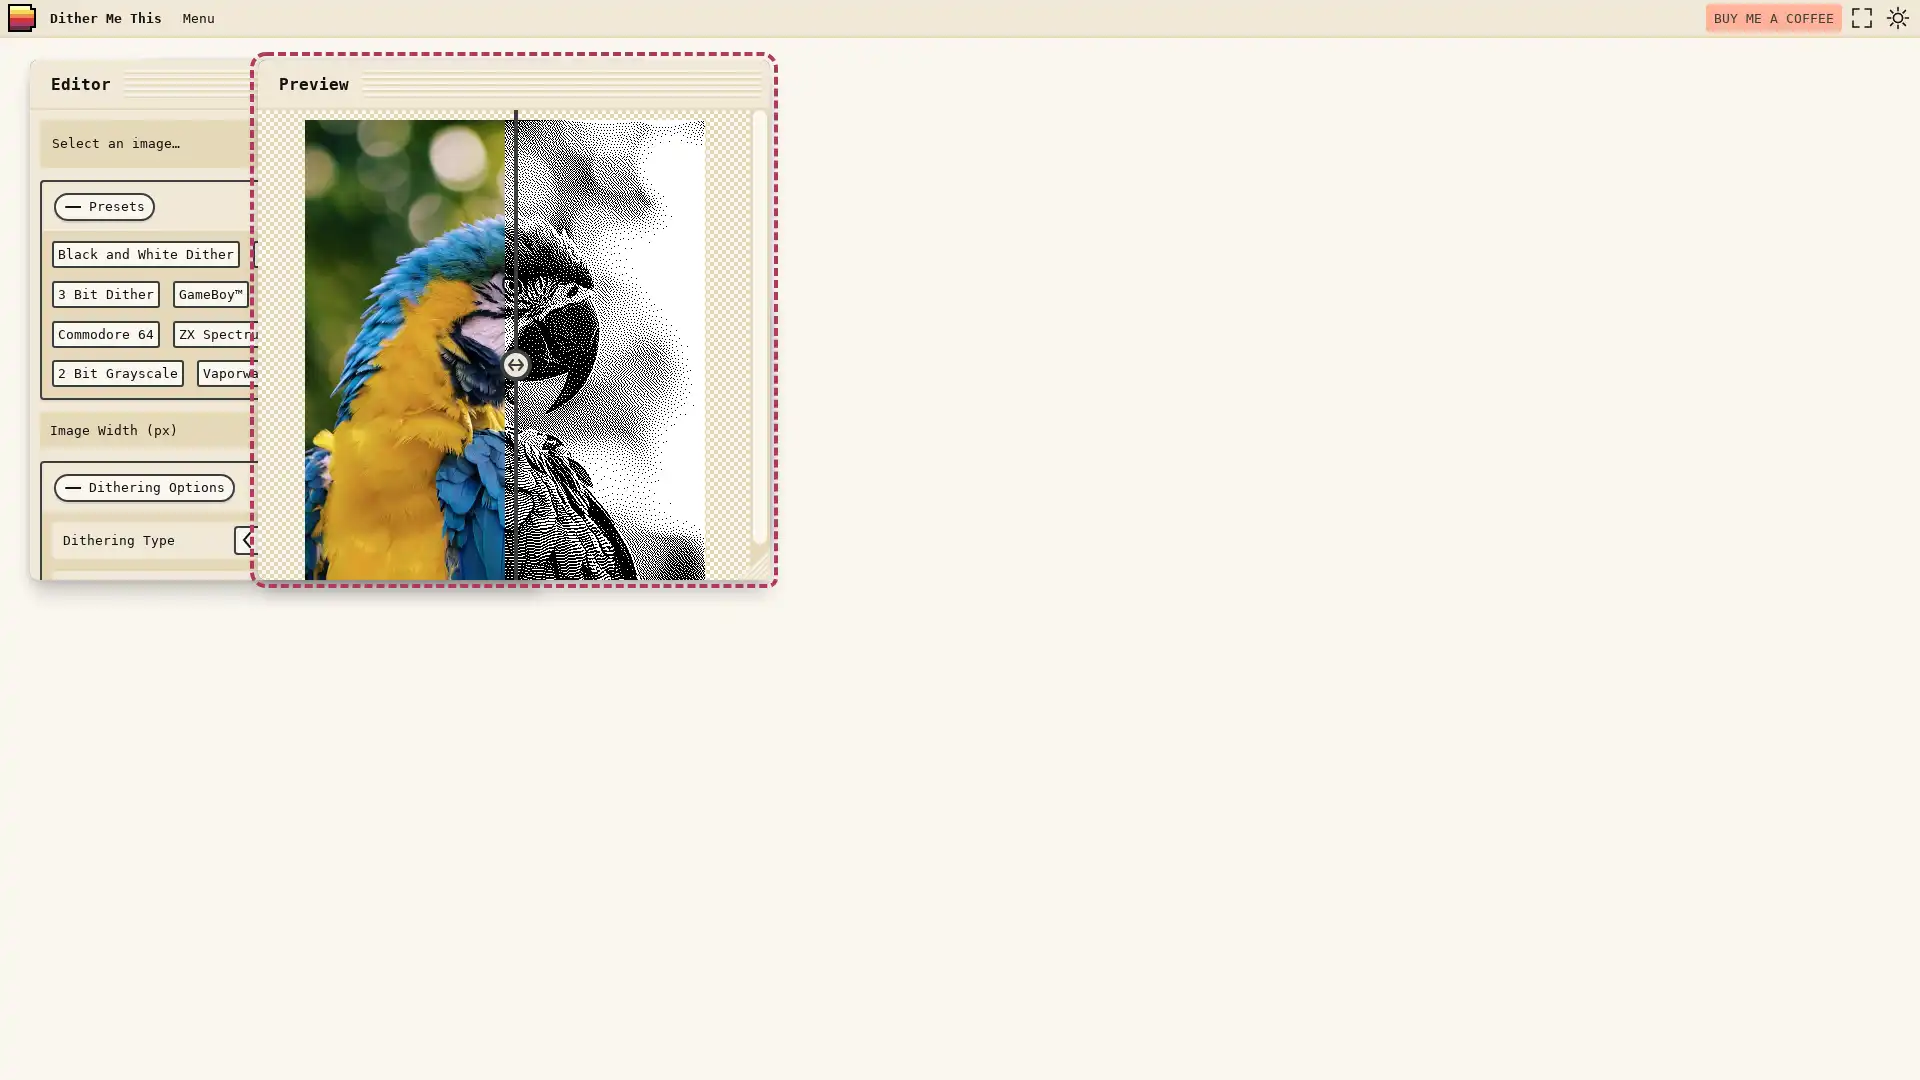  I want to click on select next option, so click(500, 538).